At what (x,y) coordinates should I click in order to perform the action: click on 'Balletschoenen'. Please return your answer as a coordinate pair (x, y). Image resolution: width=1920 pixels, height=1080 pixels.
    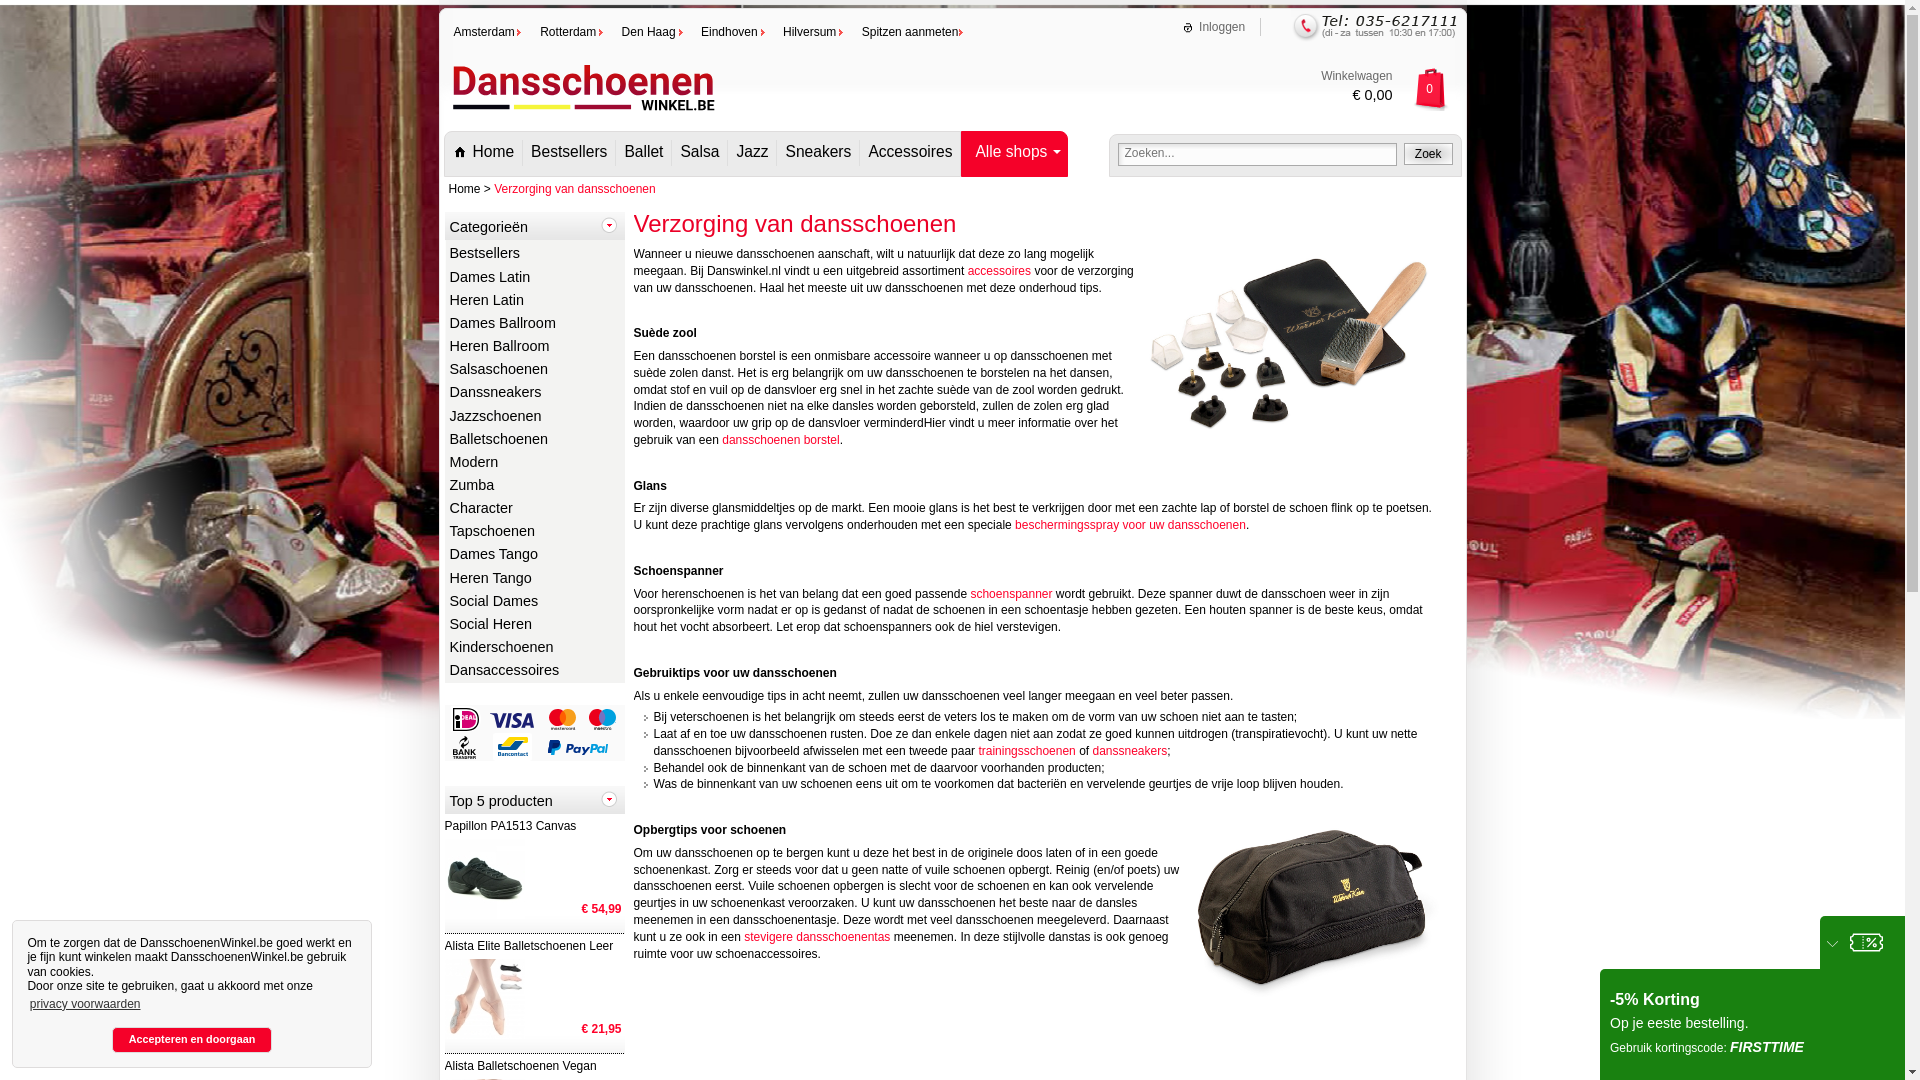
    Looking at the image, I should click on (533, 439).